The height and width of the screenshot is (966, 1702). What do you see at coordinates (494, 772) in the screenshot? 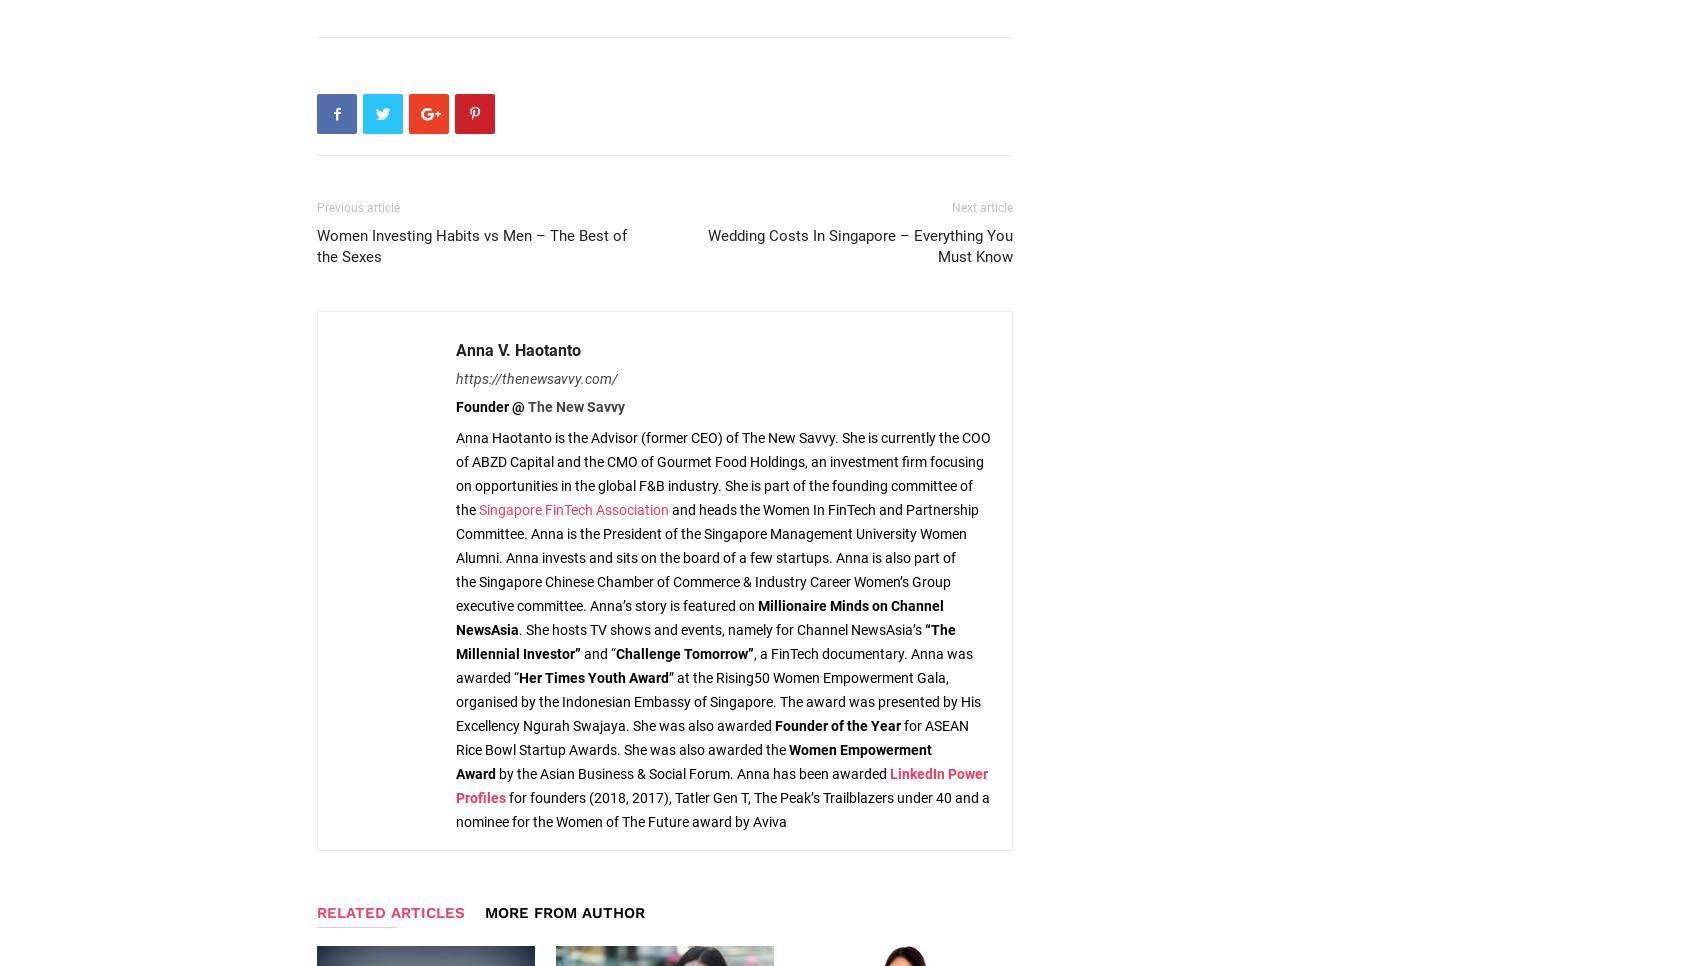
I see `'by the Asian Business & Social Forum.
Anna has been awarded'` at bounding box center [494, 772].